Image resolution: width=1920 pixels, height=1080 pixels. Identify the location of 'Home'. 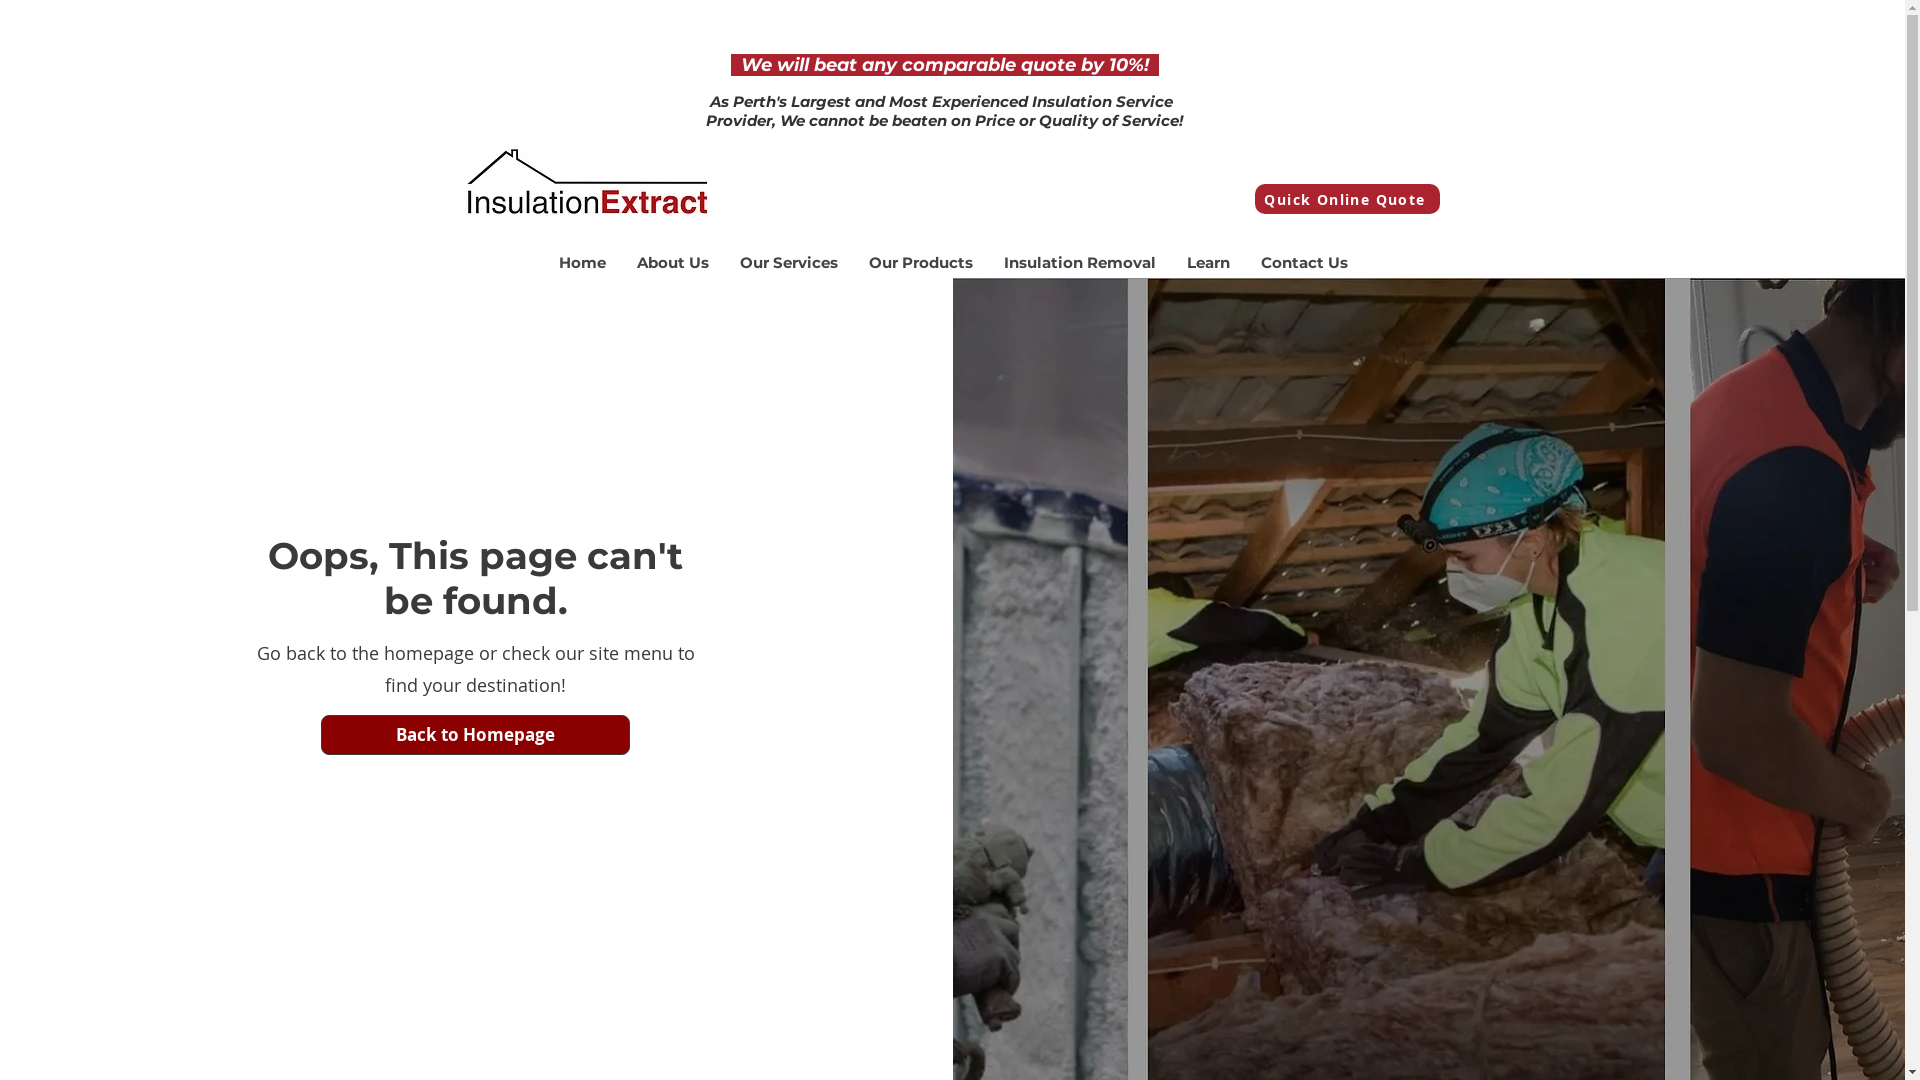
(542, 261).